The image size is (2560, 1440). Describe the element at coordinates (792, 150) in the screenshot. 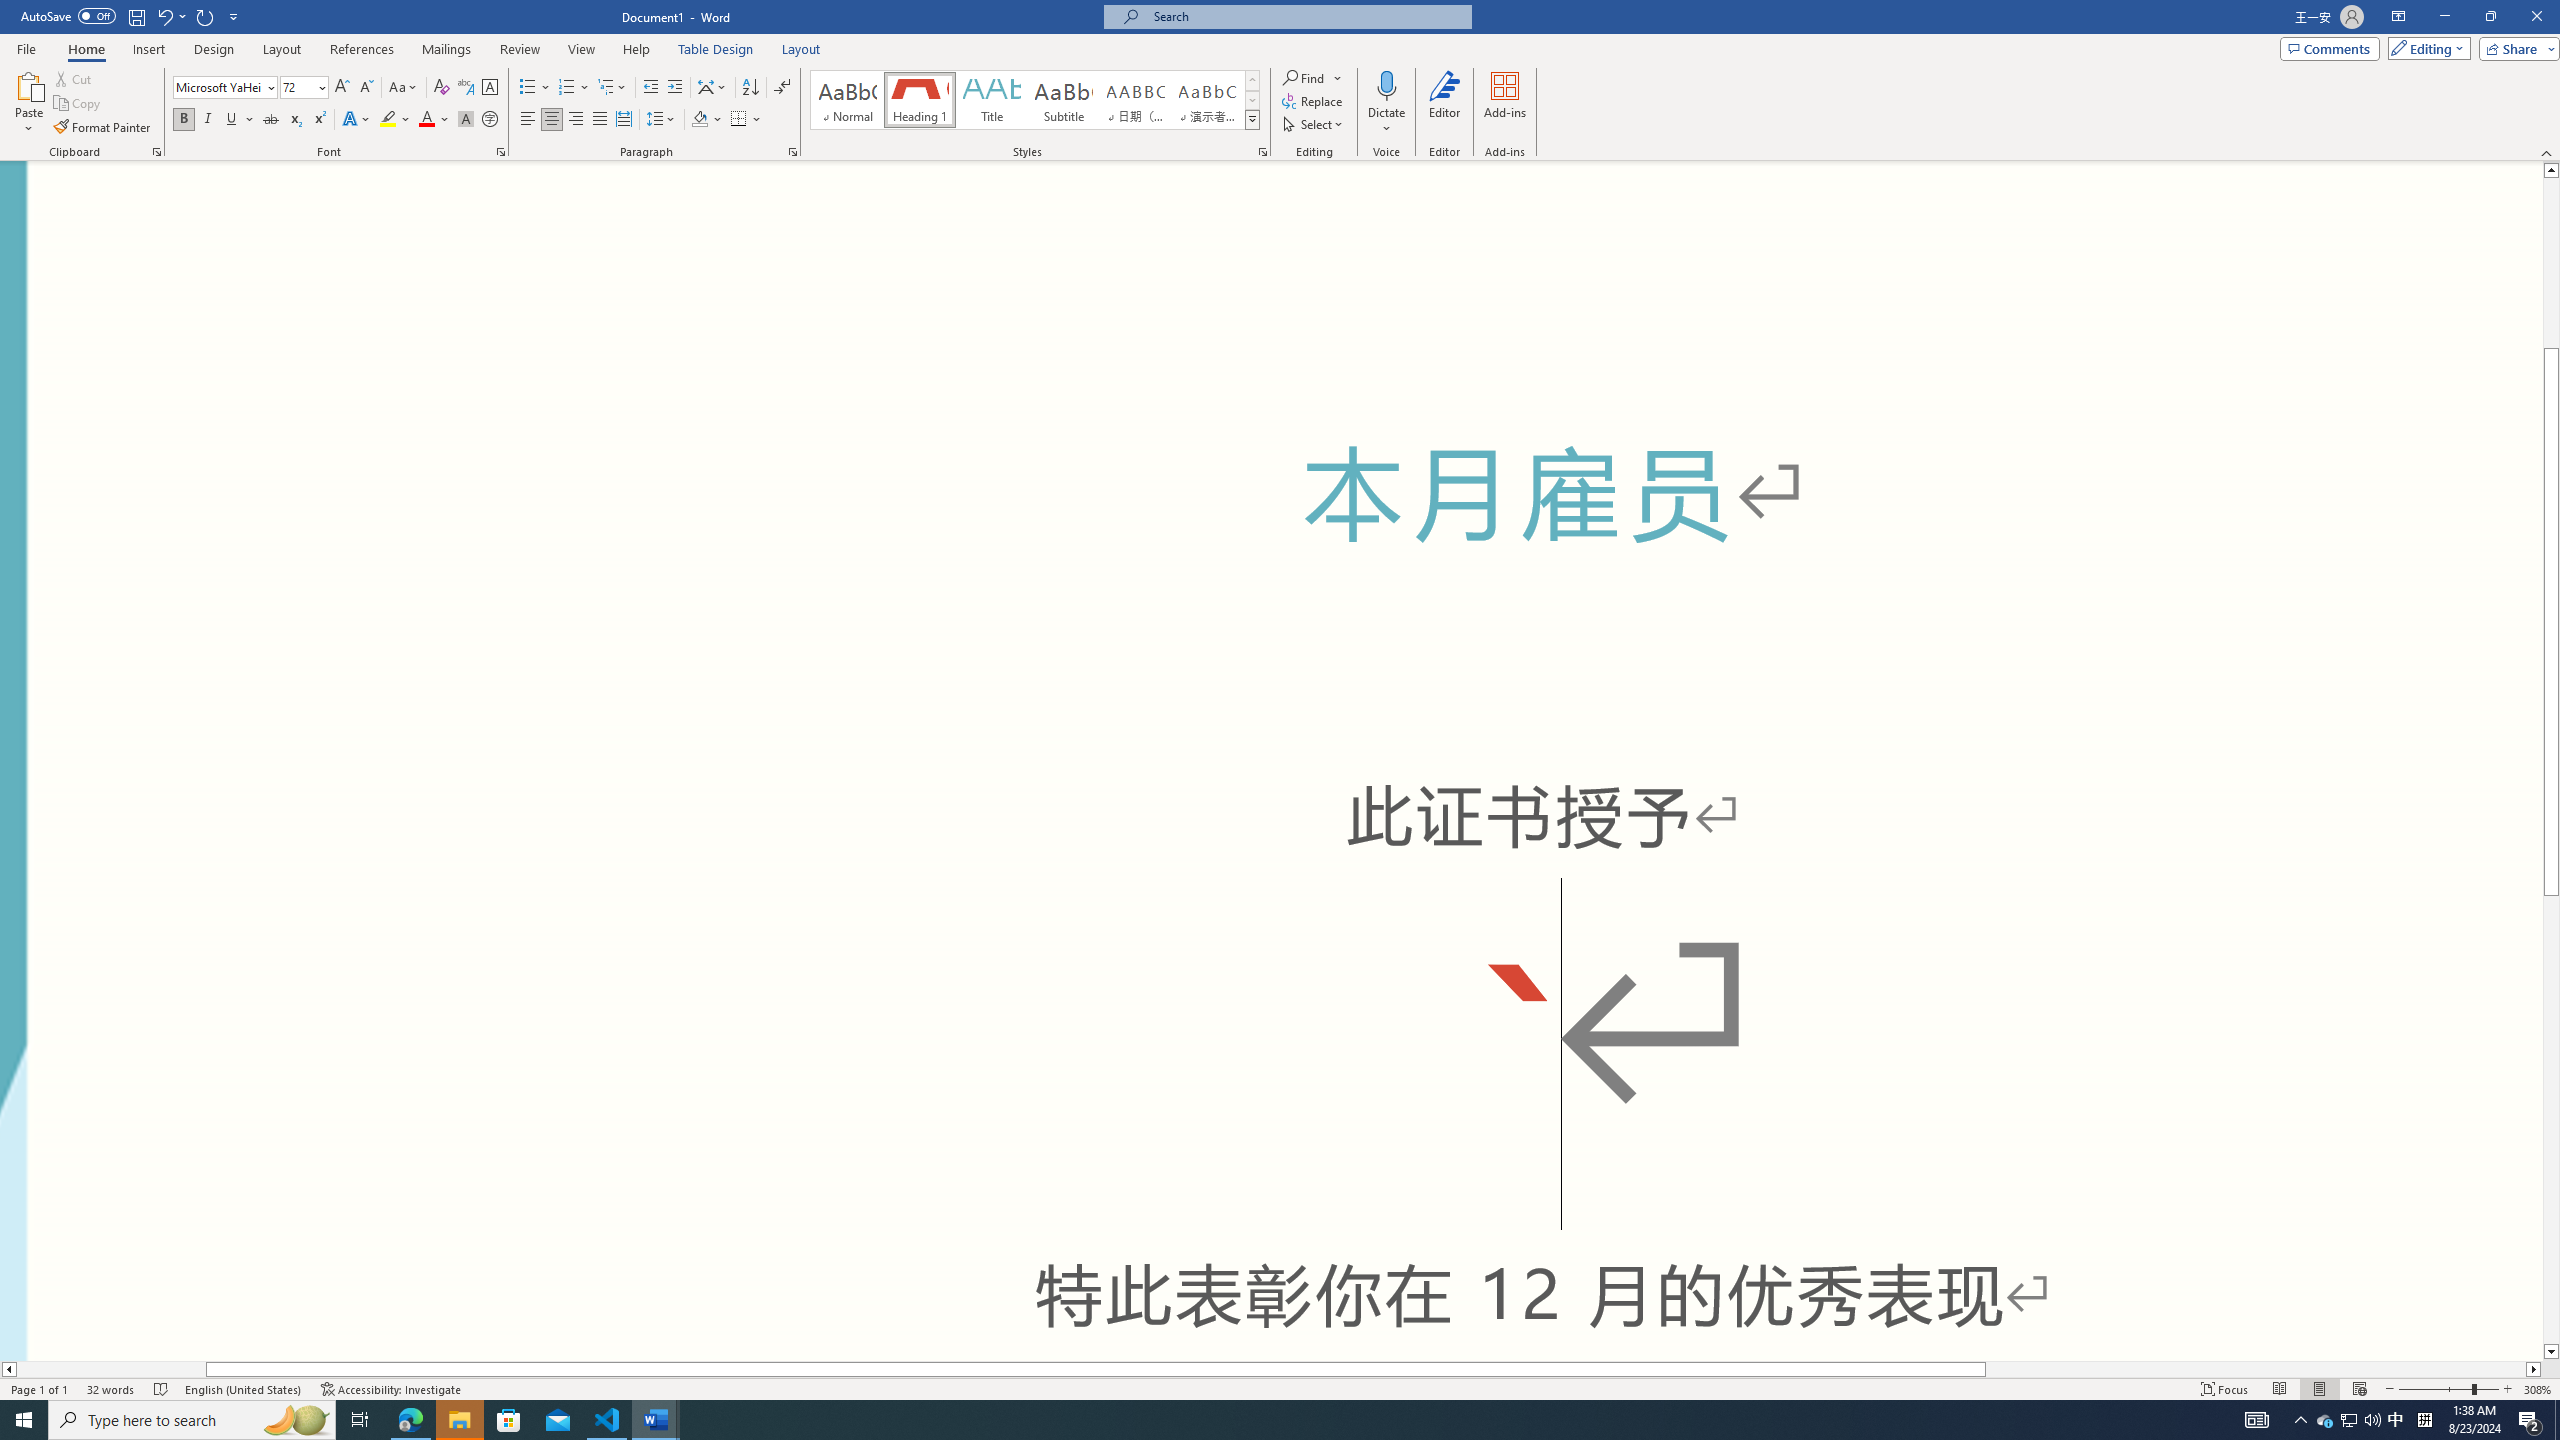

I see `'Paragraph...'` at that location.